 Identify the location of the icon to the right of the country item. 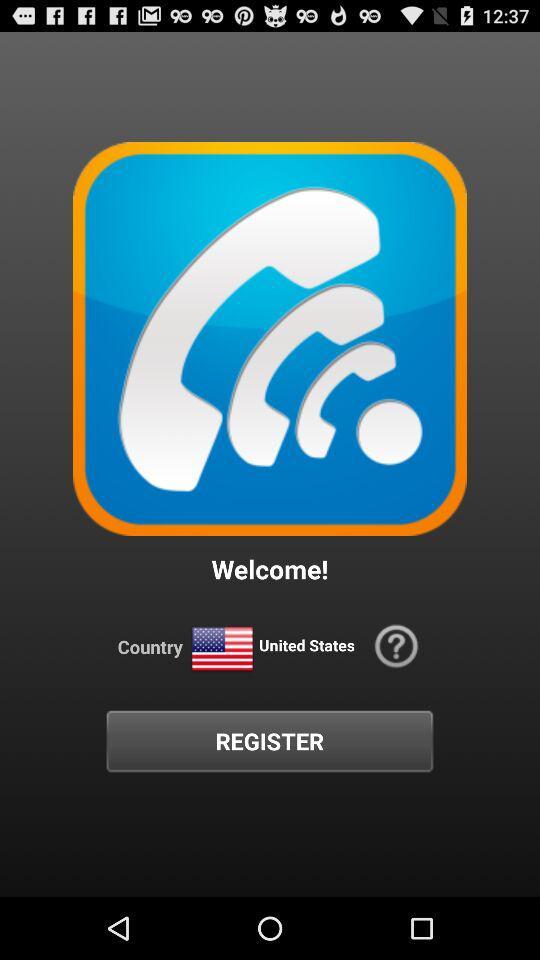
(221, 648).